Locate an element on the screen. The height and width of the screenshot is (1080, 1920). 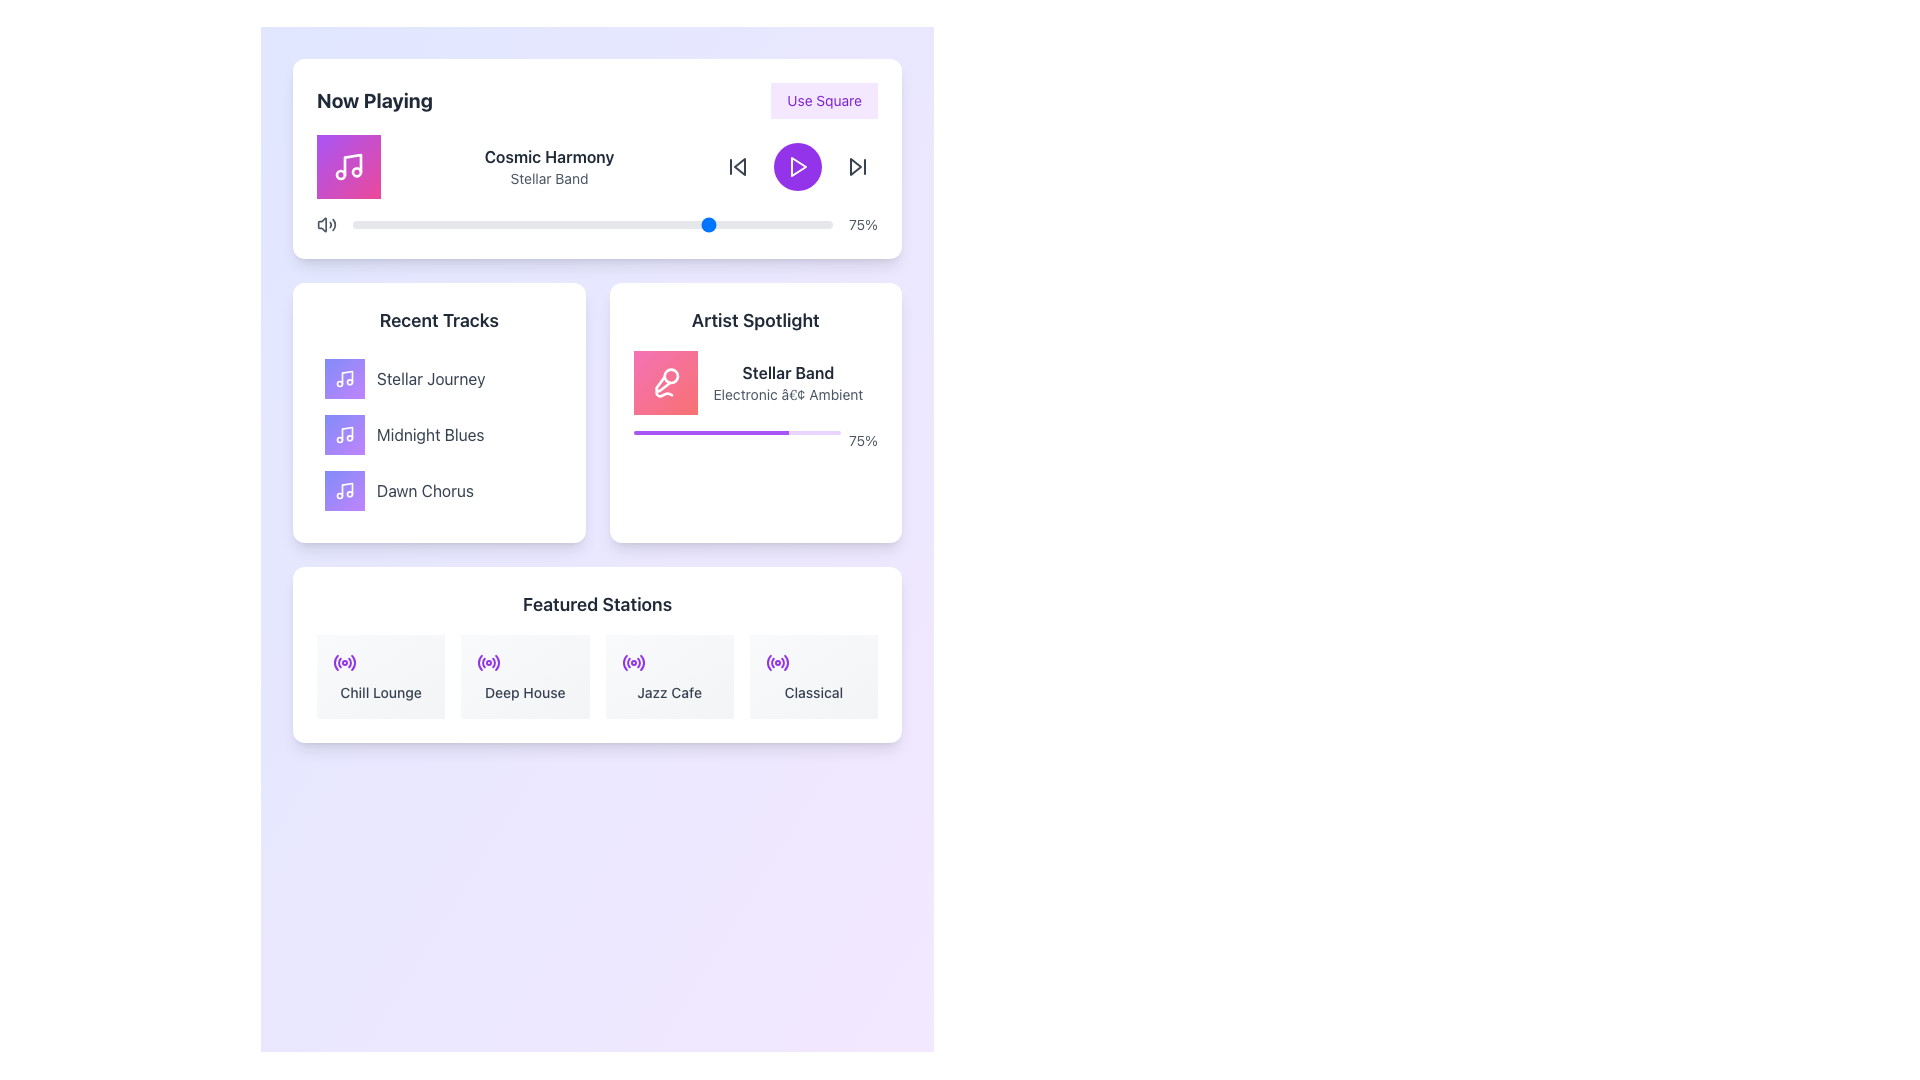
the microphone icon displayed in white against a gradient pink-to-red background, located within the 'Featured Stations' section is located at coordinates (665, 382).